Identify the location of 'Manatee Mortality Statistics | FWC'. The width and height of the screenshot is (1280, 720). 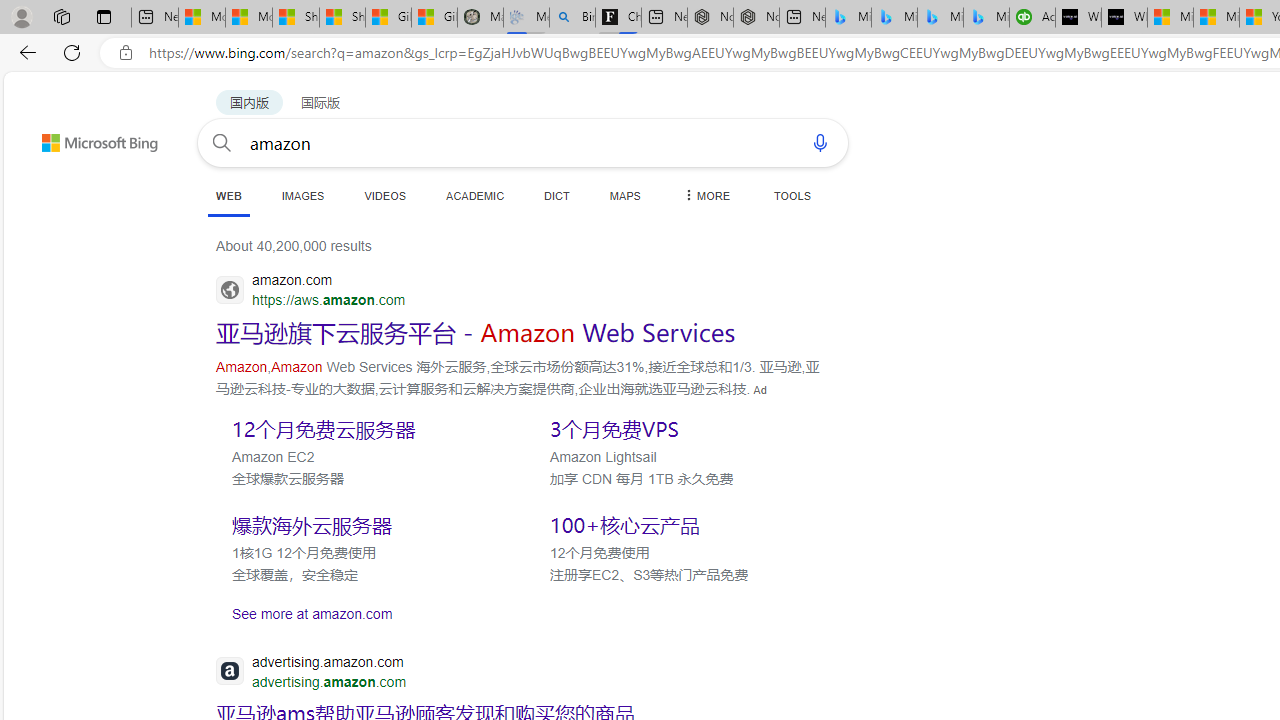
(480, 17).